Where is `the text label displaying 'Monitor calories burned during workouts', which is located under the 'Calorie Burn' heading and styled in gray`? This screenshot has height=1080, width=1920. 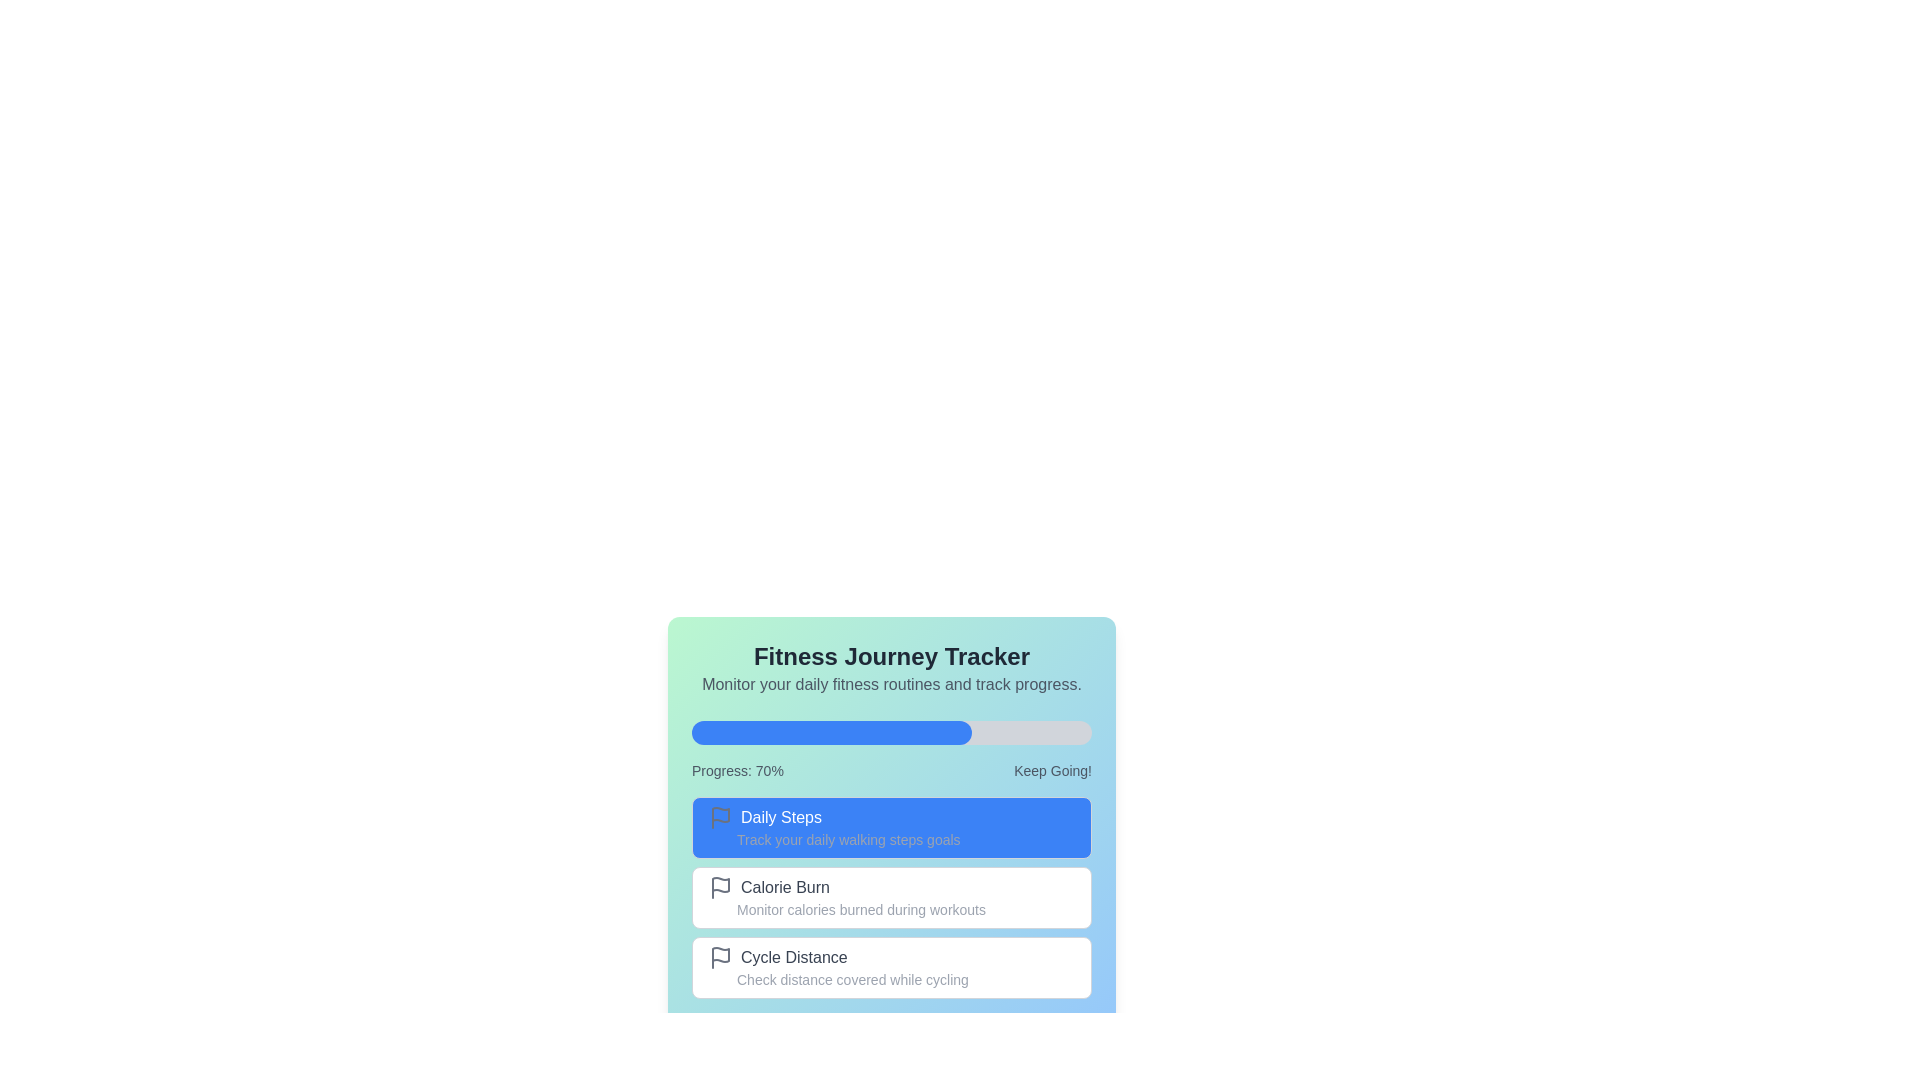
the text label displaying 'Monitor calories burned during workouts', which is located under the 'Calorie Burn' heading and styled in gray is located at coordinates (905, 910).